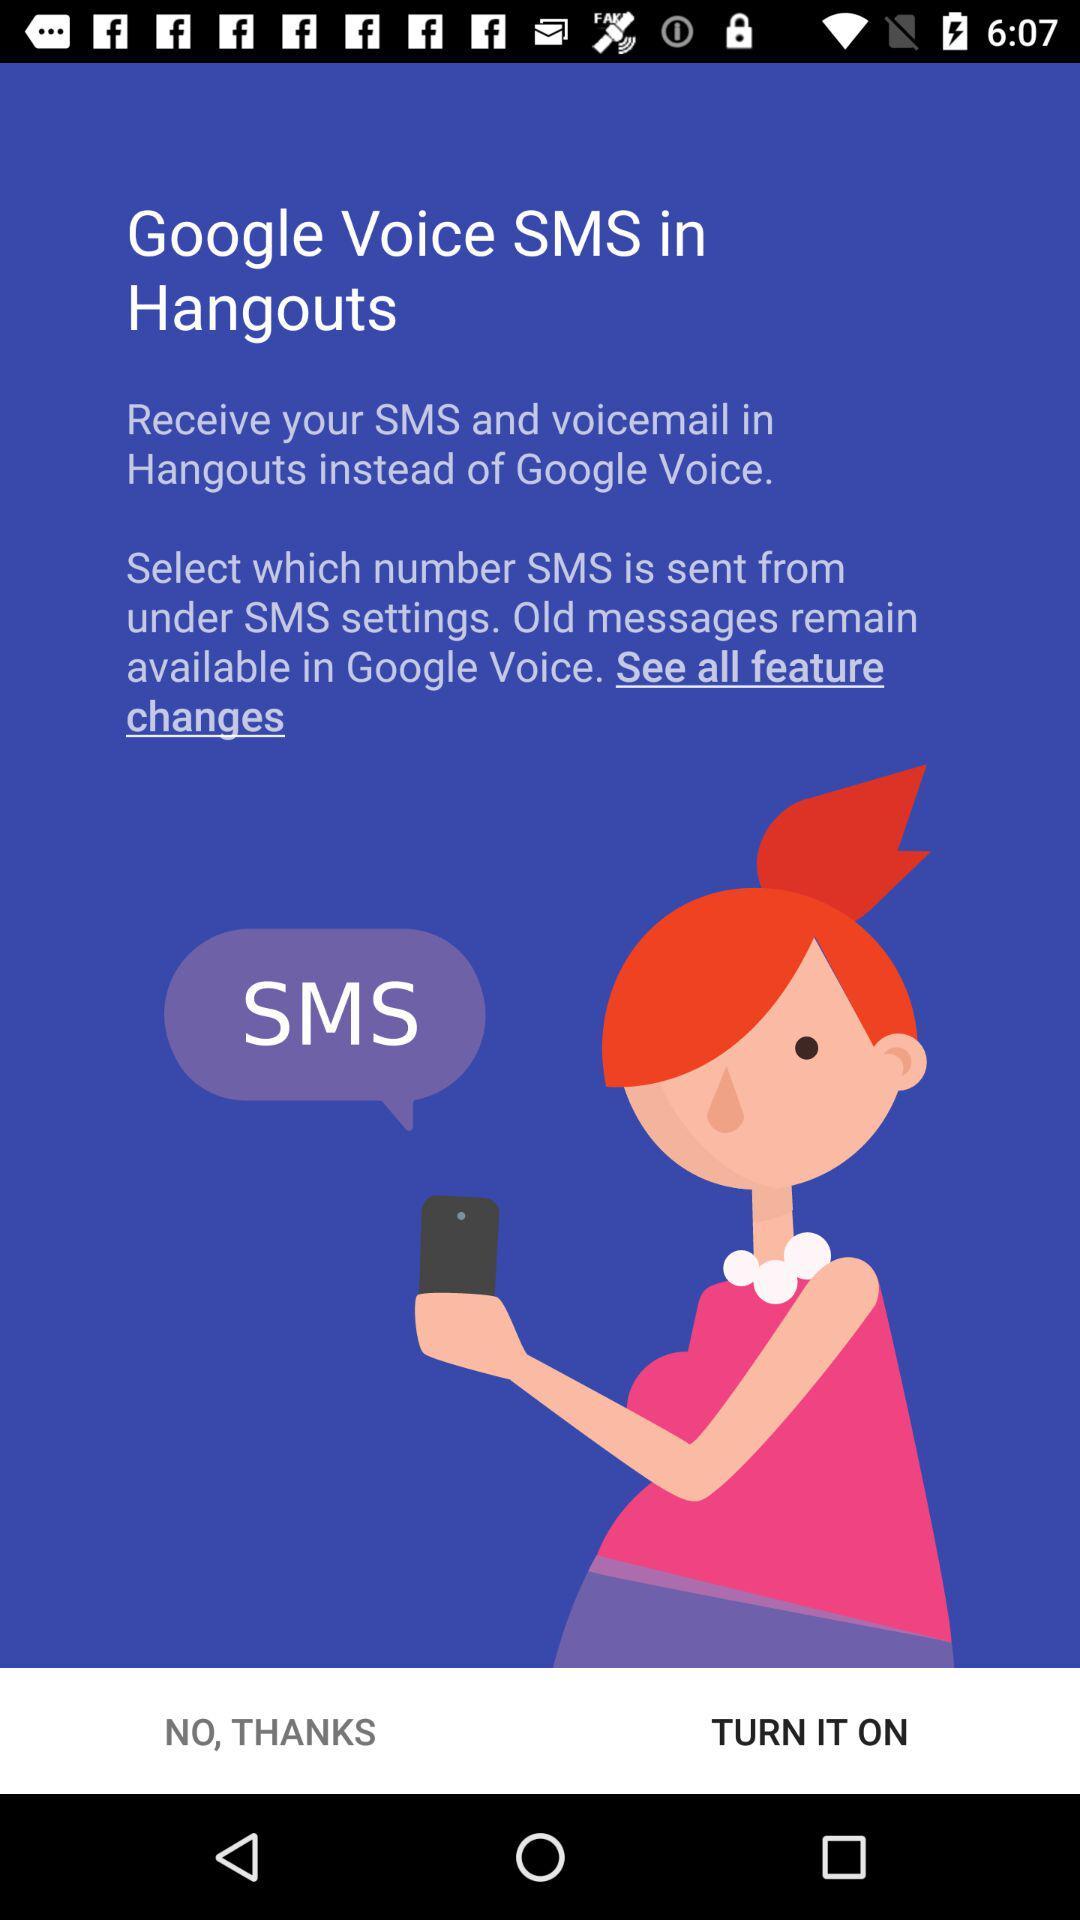 This screenshot has height=1920, width=1080. What do you see at coordinates (540, 640) in the screenshot?
I see `the select which number item` at bounding box center [540, 640].